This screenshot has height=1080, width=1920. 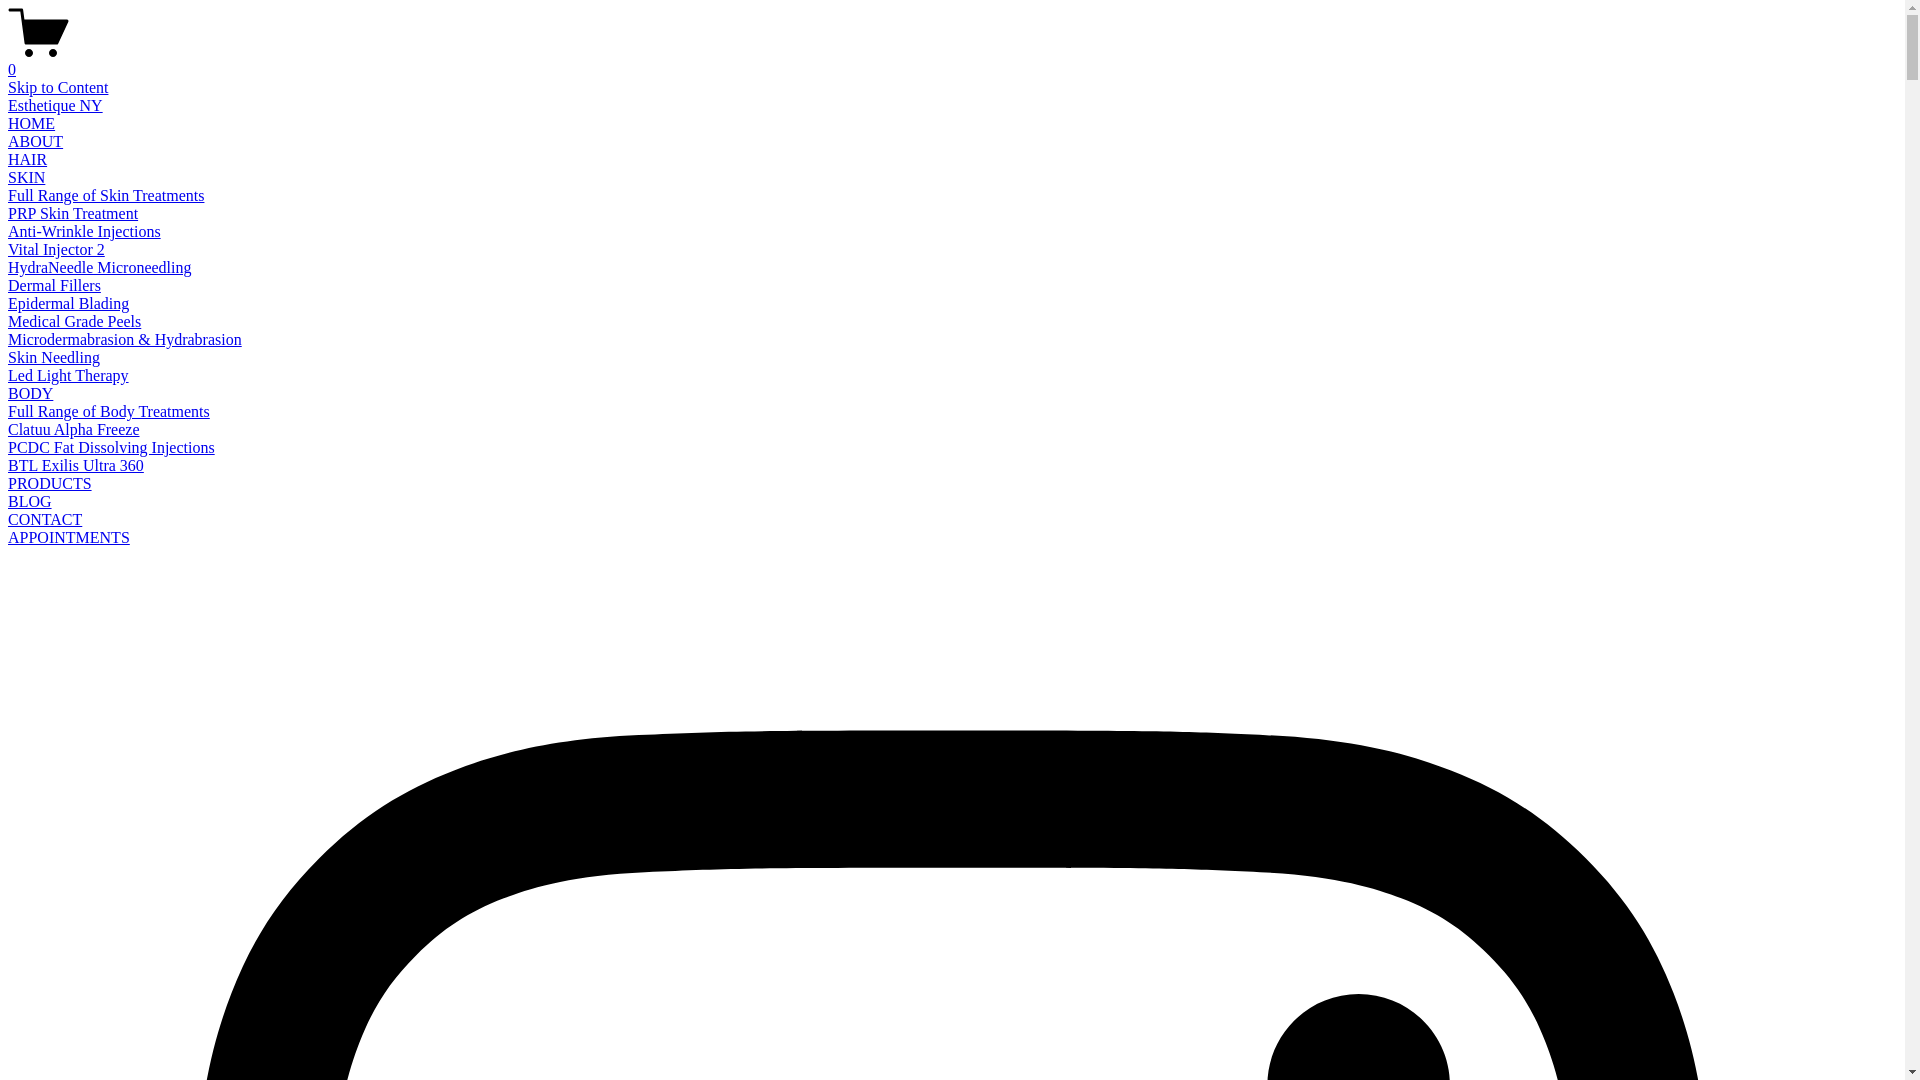 What do you see at coordinates (73, 428) in the screenshot?
I see `'Clatuu Alpha Freeze'` at bounding box center [73, 428].